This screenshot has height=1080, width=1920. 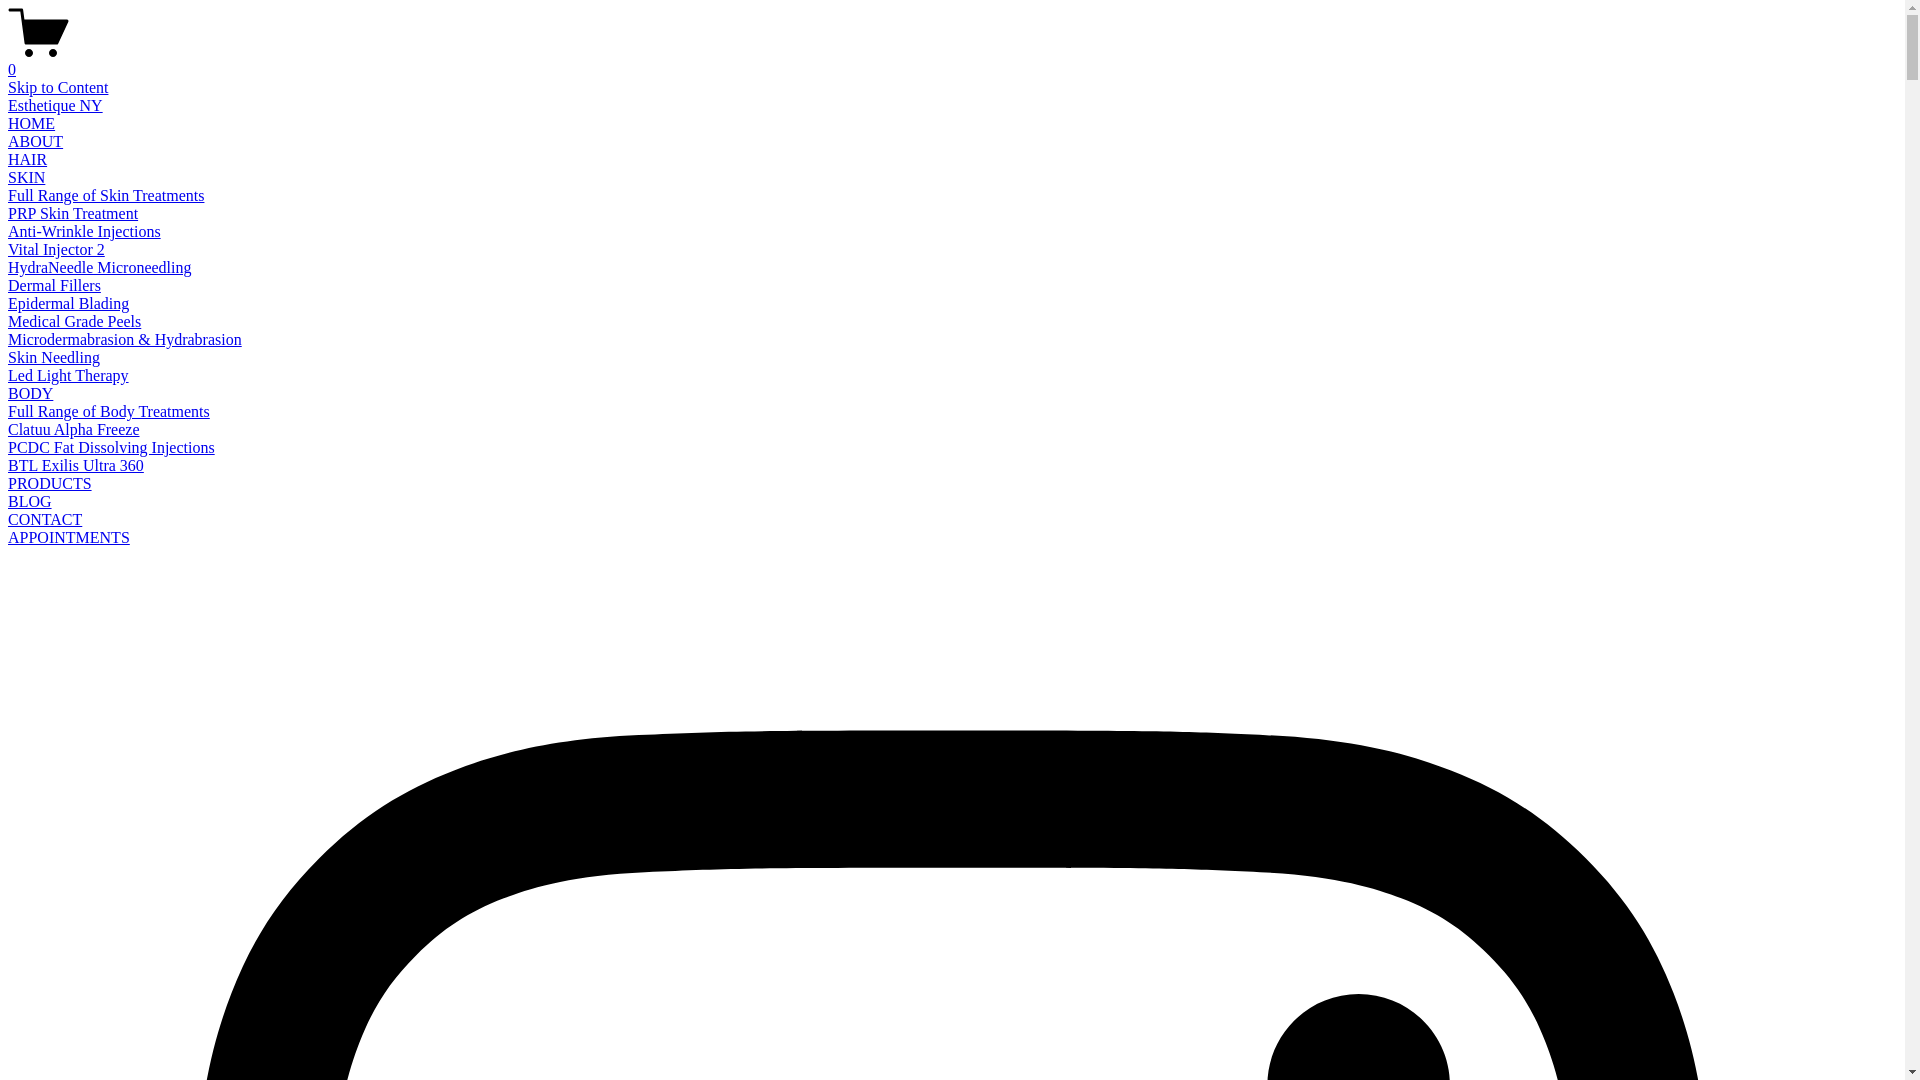 What do you see at coordinates (73, 428) in the screenshot?
I see `'Clatuu Alpha Freeze'` at bounding box center [73, 428].